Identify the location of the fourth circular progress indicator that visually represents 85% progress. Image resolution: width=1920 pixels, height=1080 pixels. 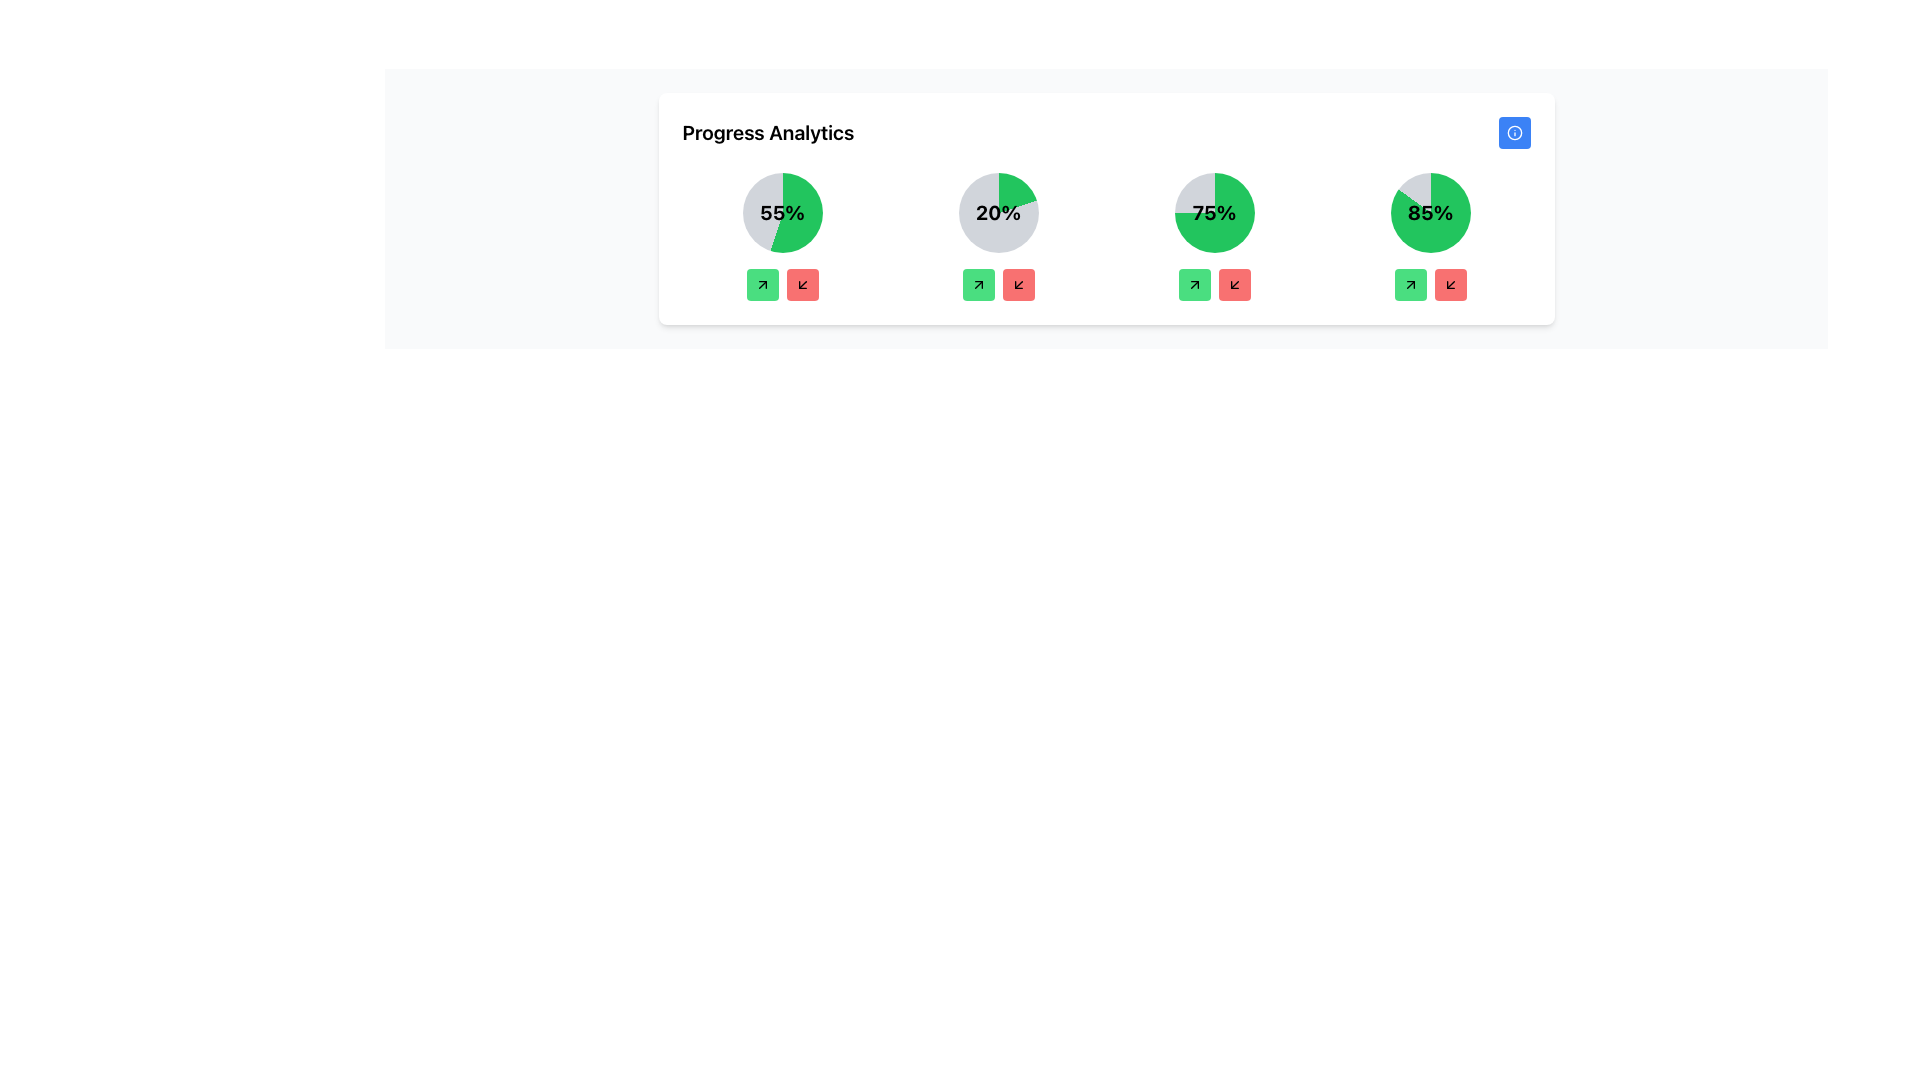
(1429, 212).